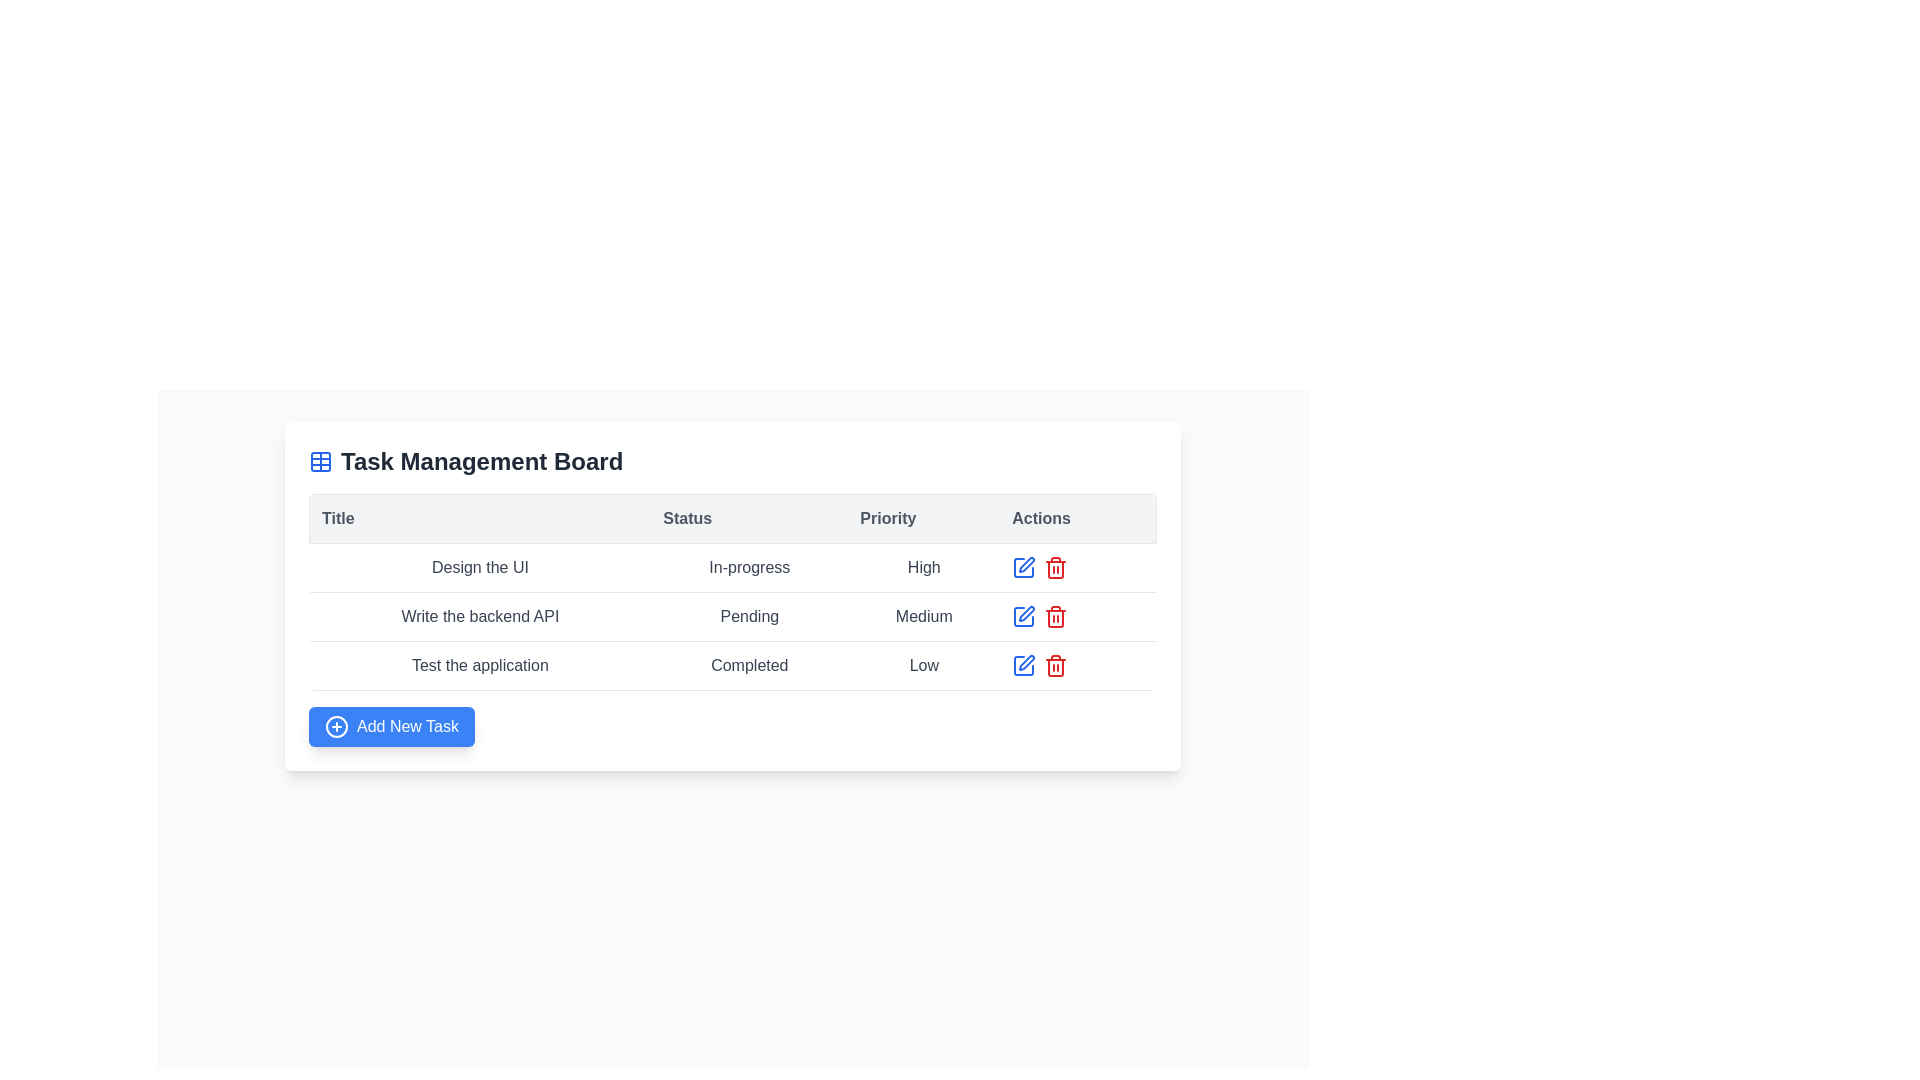 The width and height of the screenshot is (1920, 1080). What do you see at coordinates (923, 616) in the screenshot?
I see `the Label displaying 'Medium' in gray color, located in the third column of the second row of the table under the 'Priority' column` at bounding box center [923, 616].